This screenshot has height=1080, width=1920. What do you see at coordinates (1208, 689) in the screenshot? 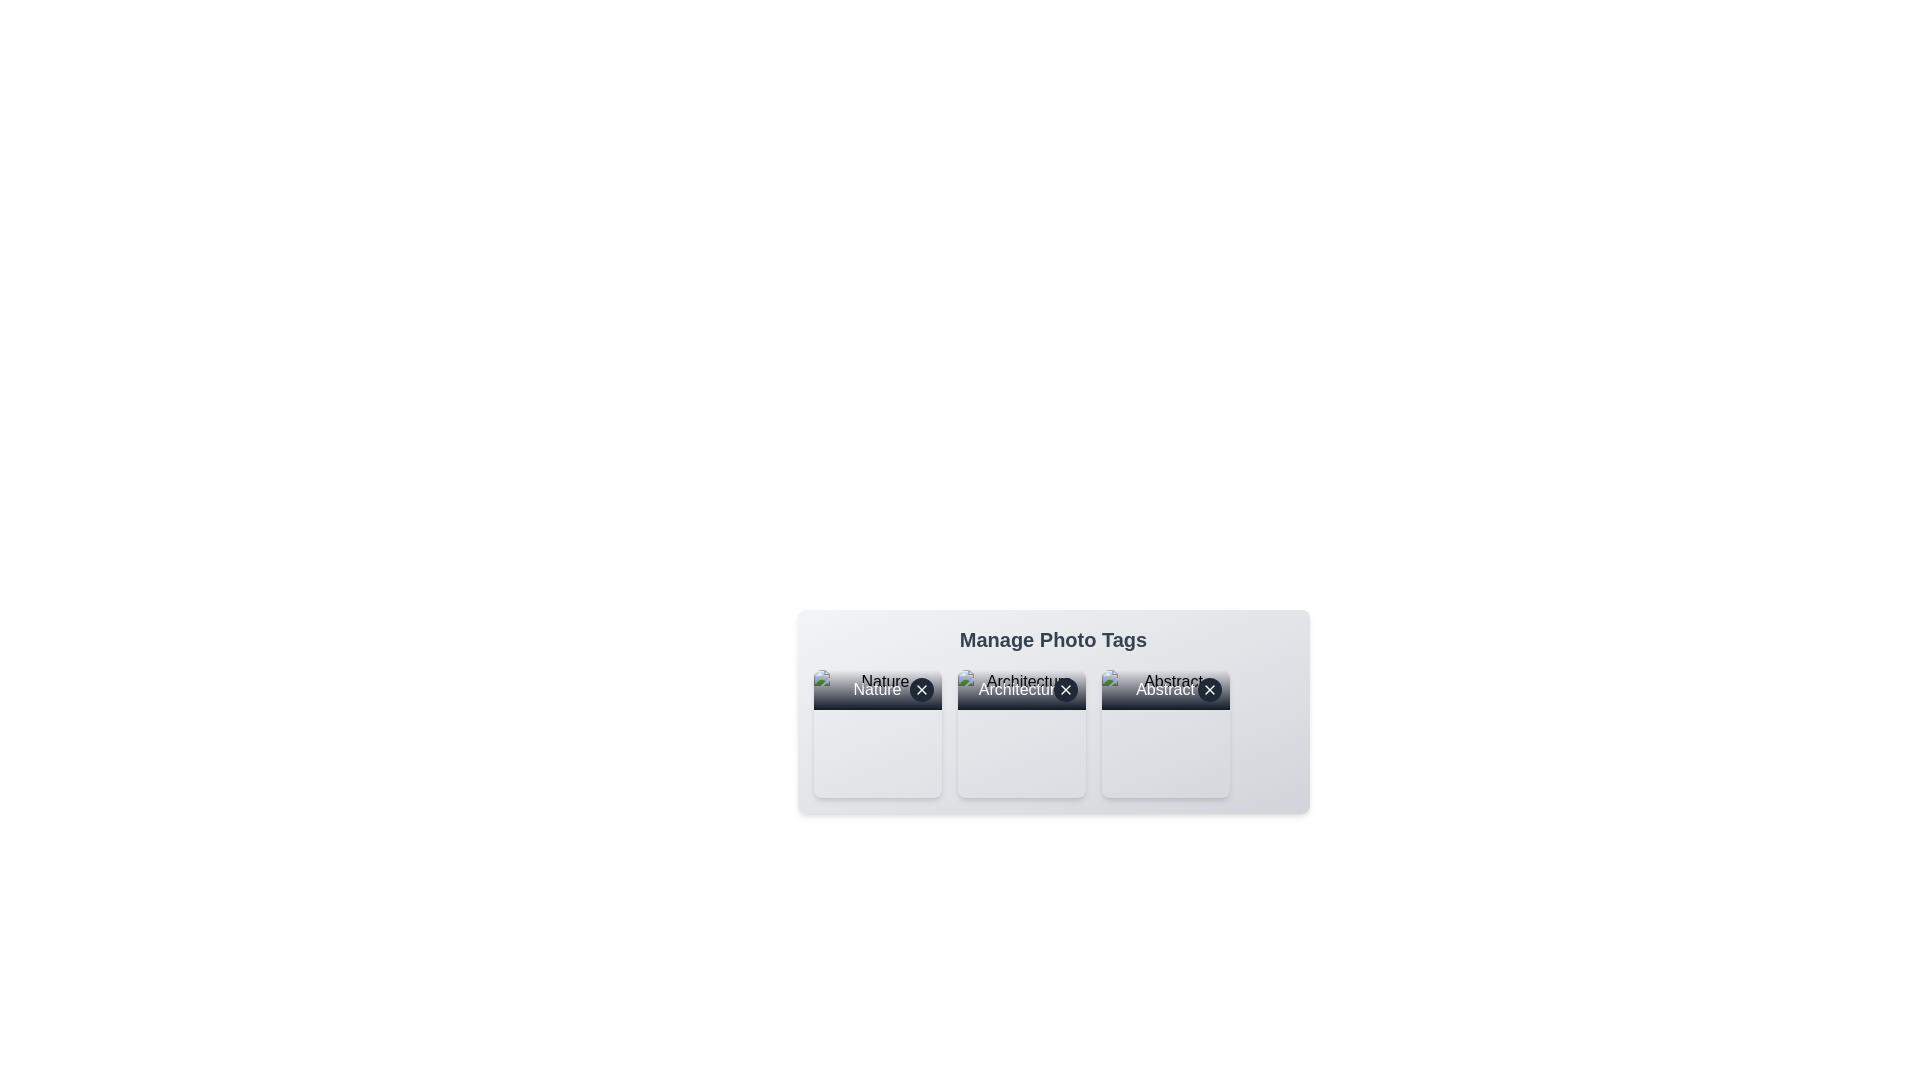
I see `the close button of the tag labeled Abstract to remove it` at bounding box center [1208, 689].